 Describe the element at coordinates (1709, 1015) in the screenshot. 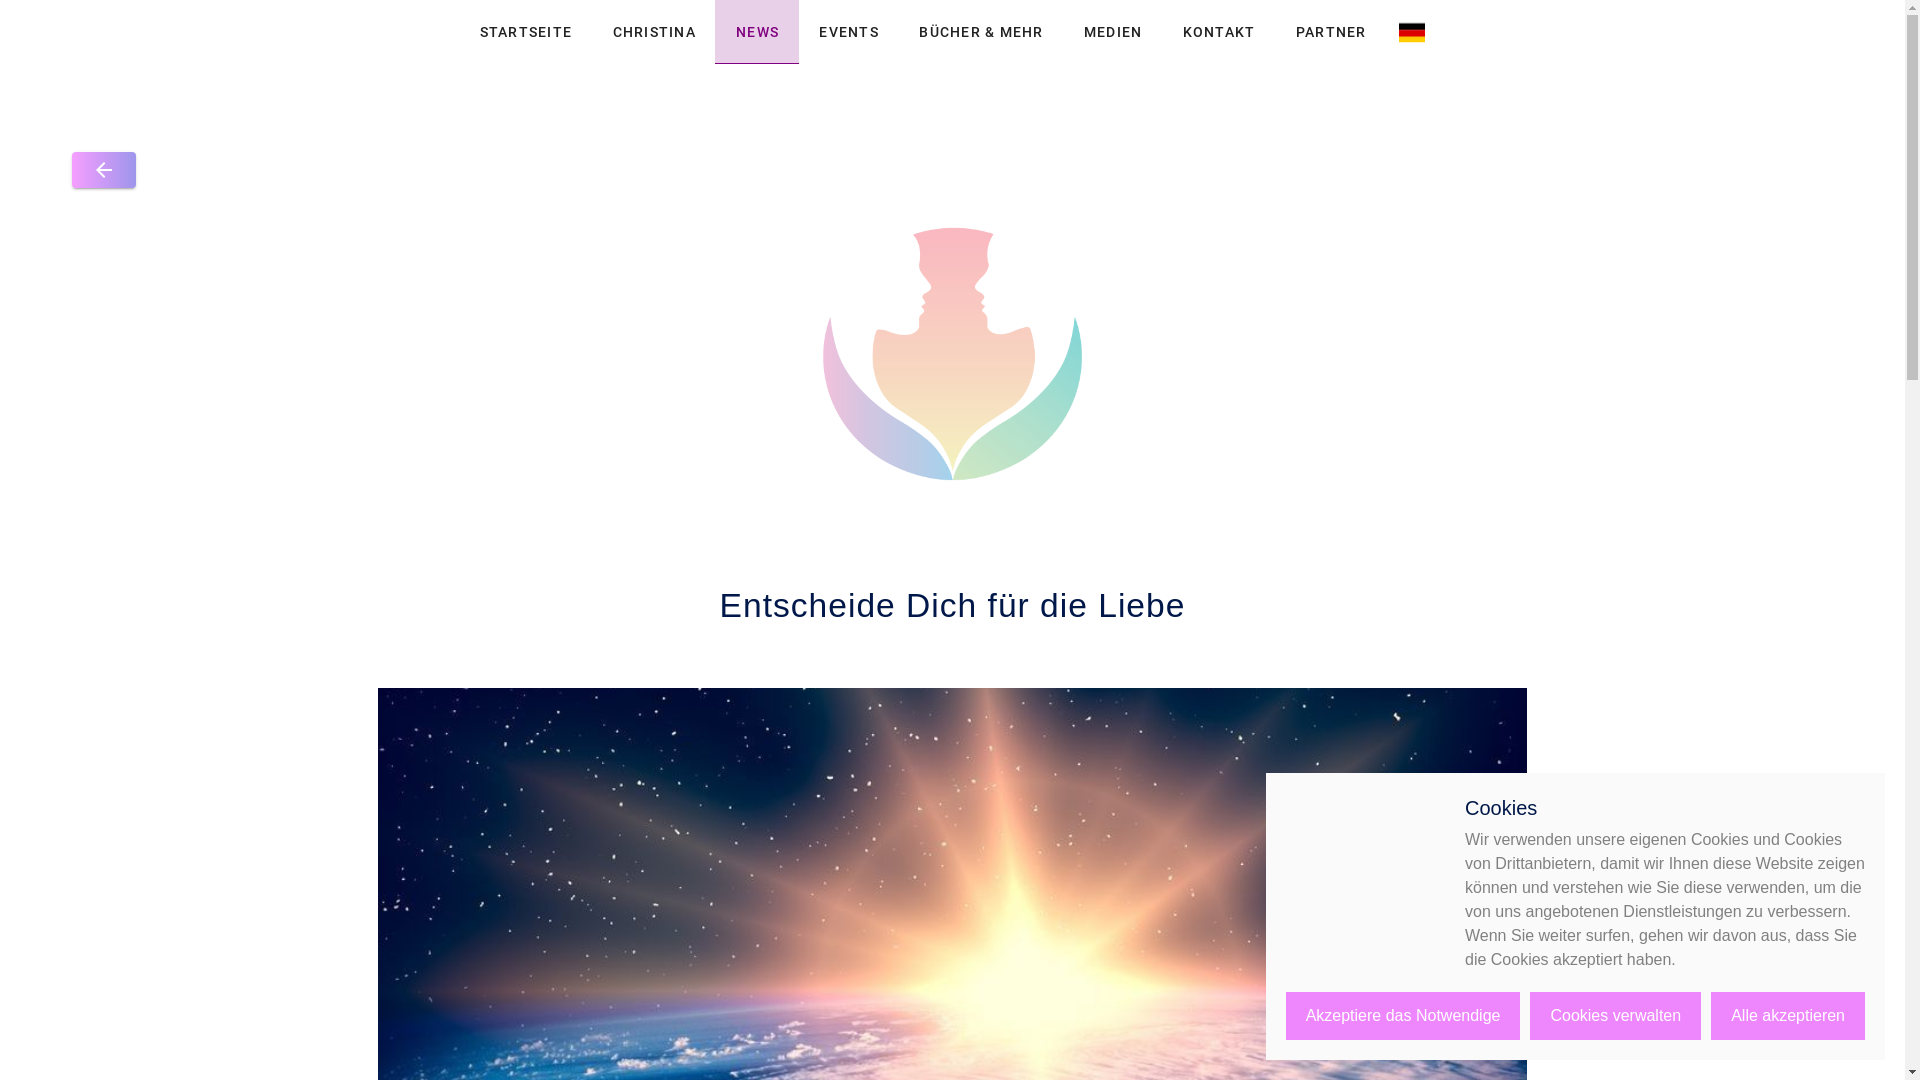

I see `'Alle akzeptieren'` at that location.